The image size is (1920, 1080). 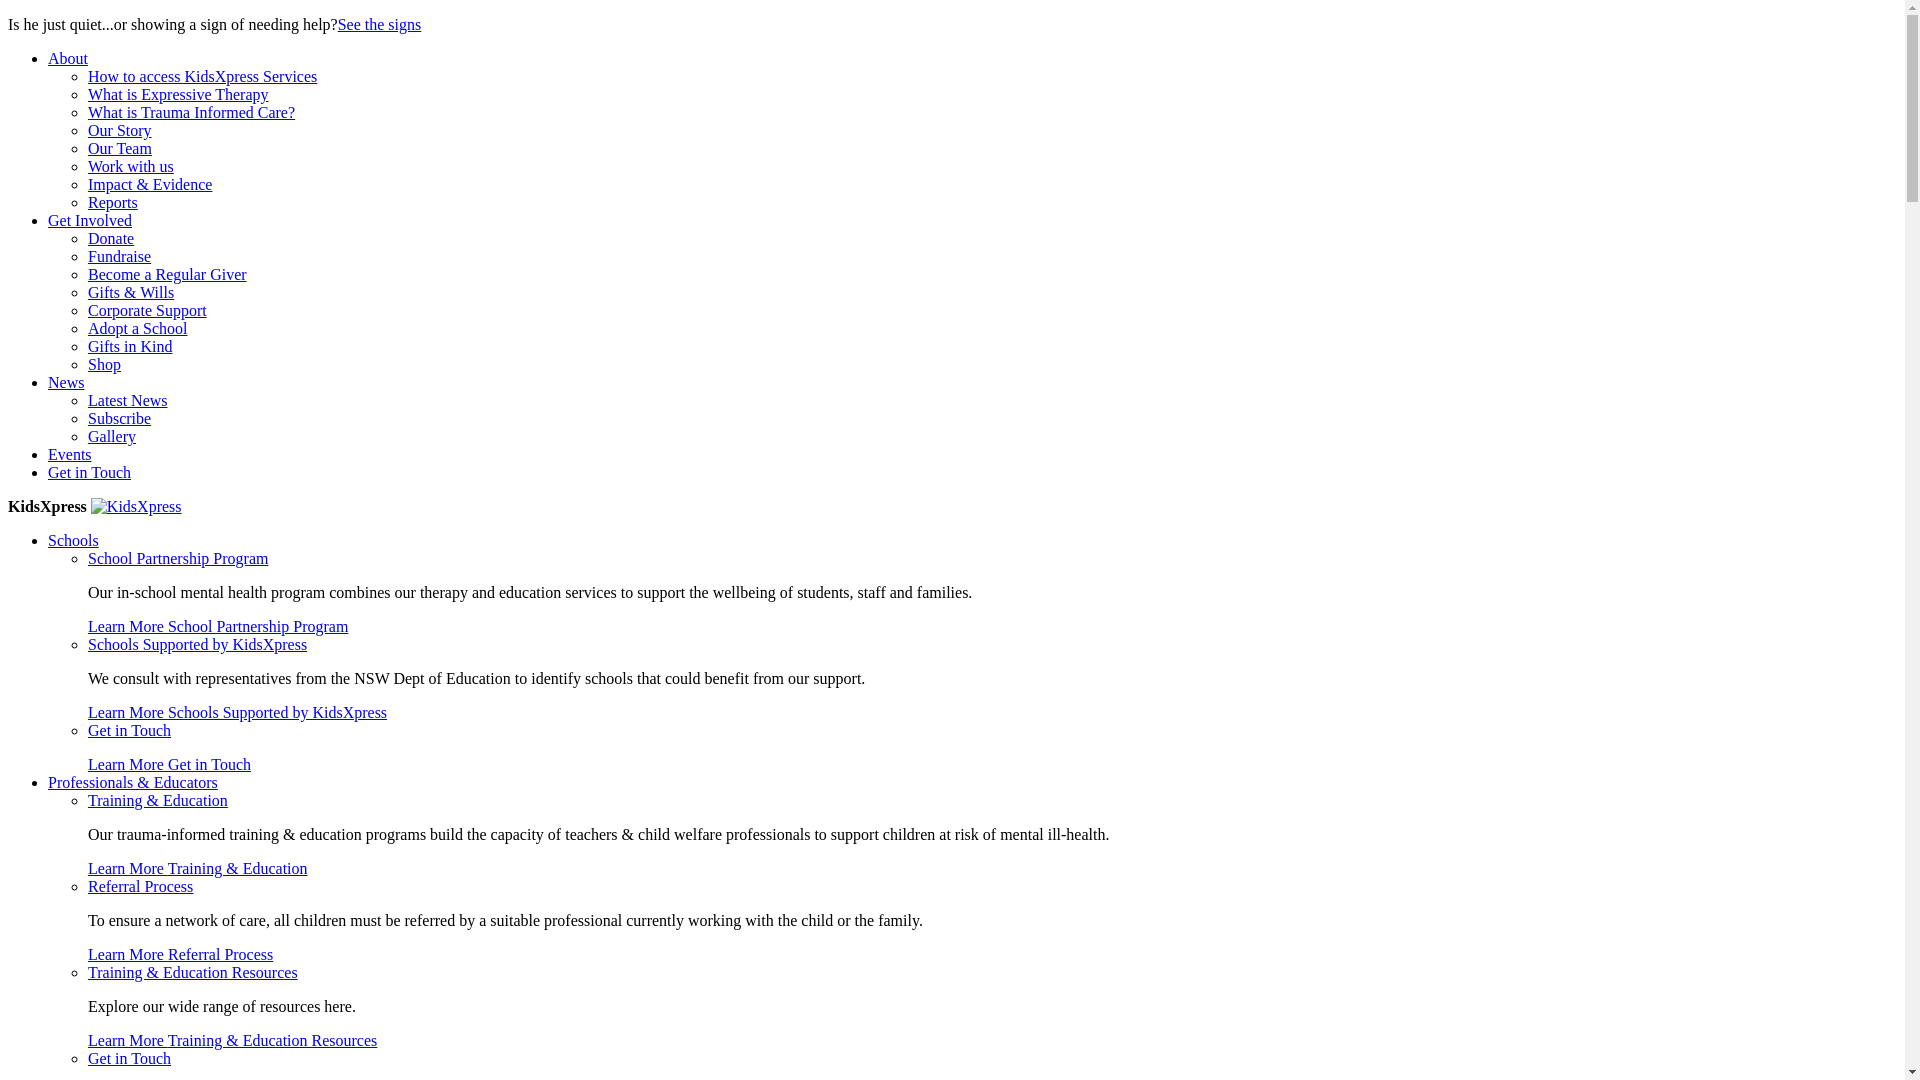 What do you see at coordinates (103, 364) in the screenshot?
I see `'Shop'` at bounding box center [103, 364].